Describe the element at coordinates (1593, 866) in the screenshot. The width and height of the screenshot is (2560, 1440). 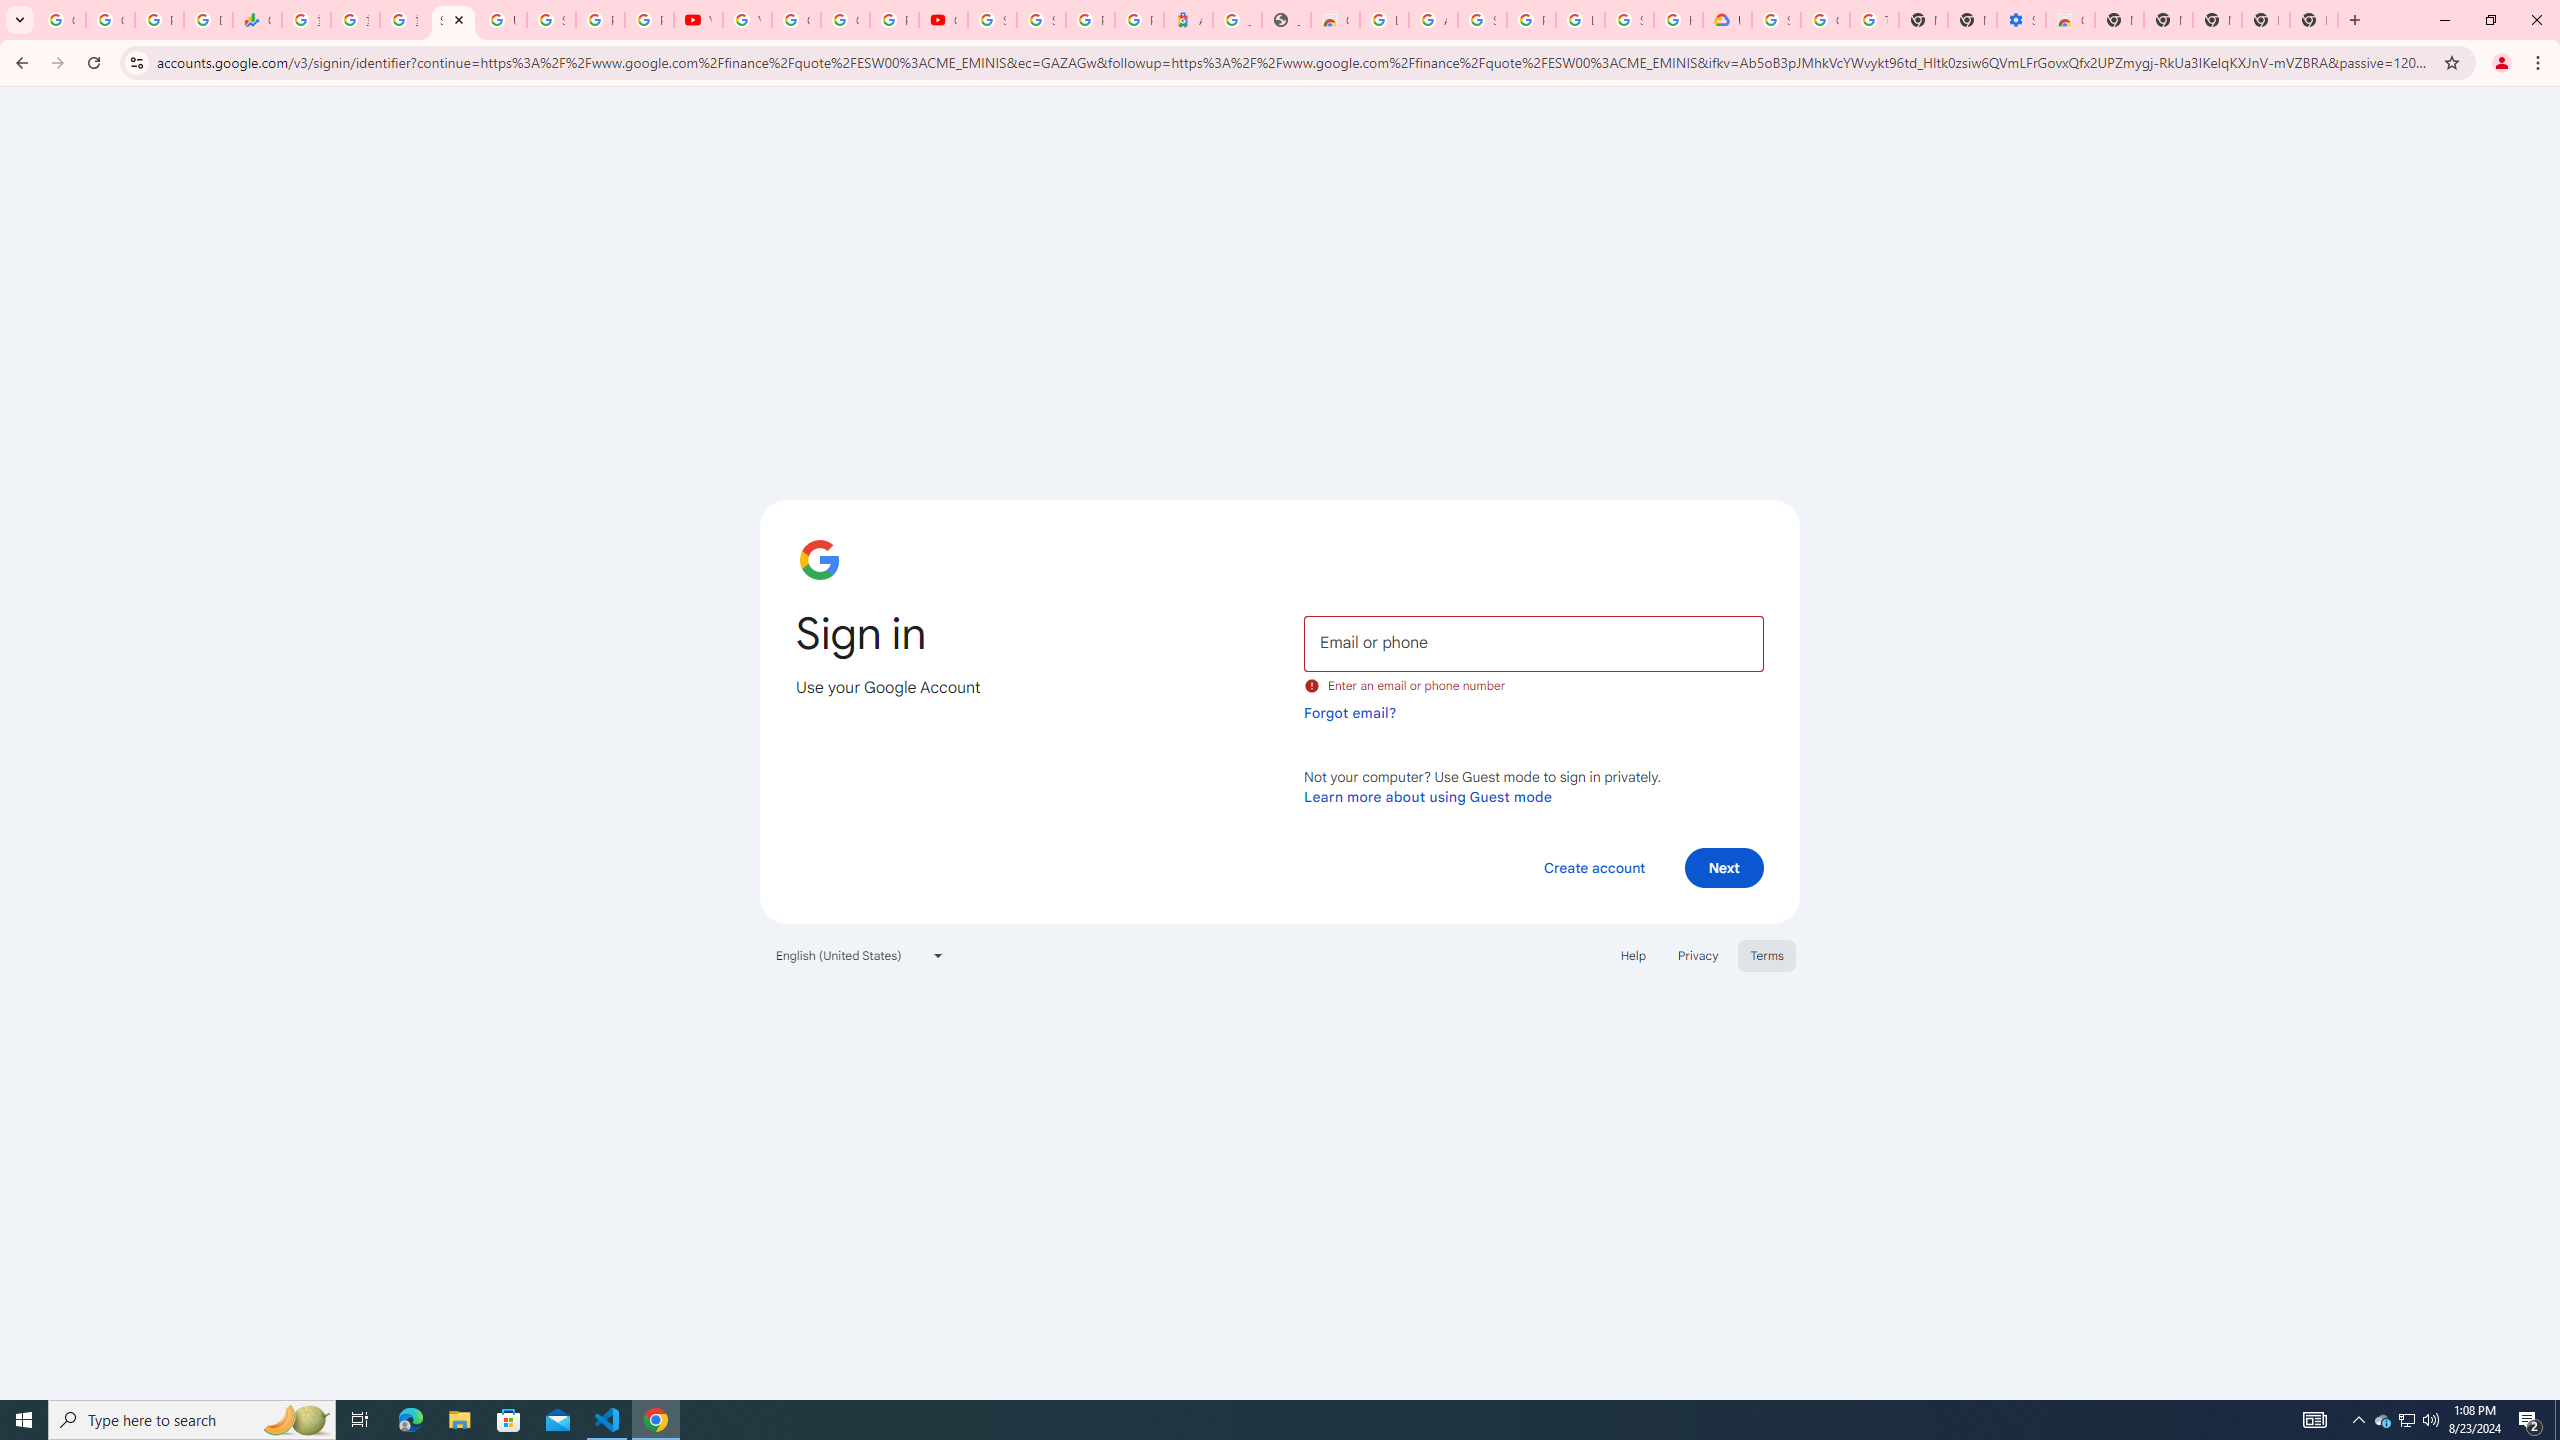
I see `'Create account'` at that location.